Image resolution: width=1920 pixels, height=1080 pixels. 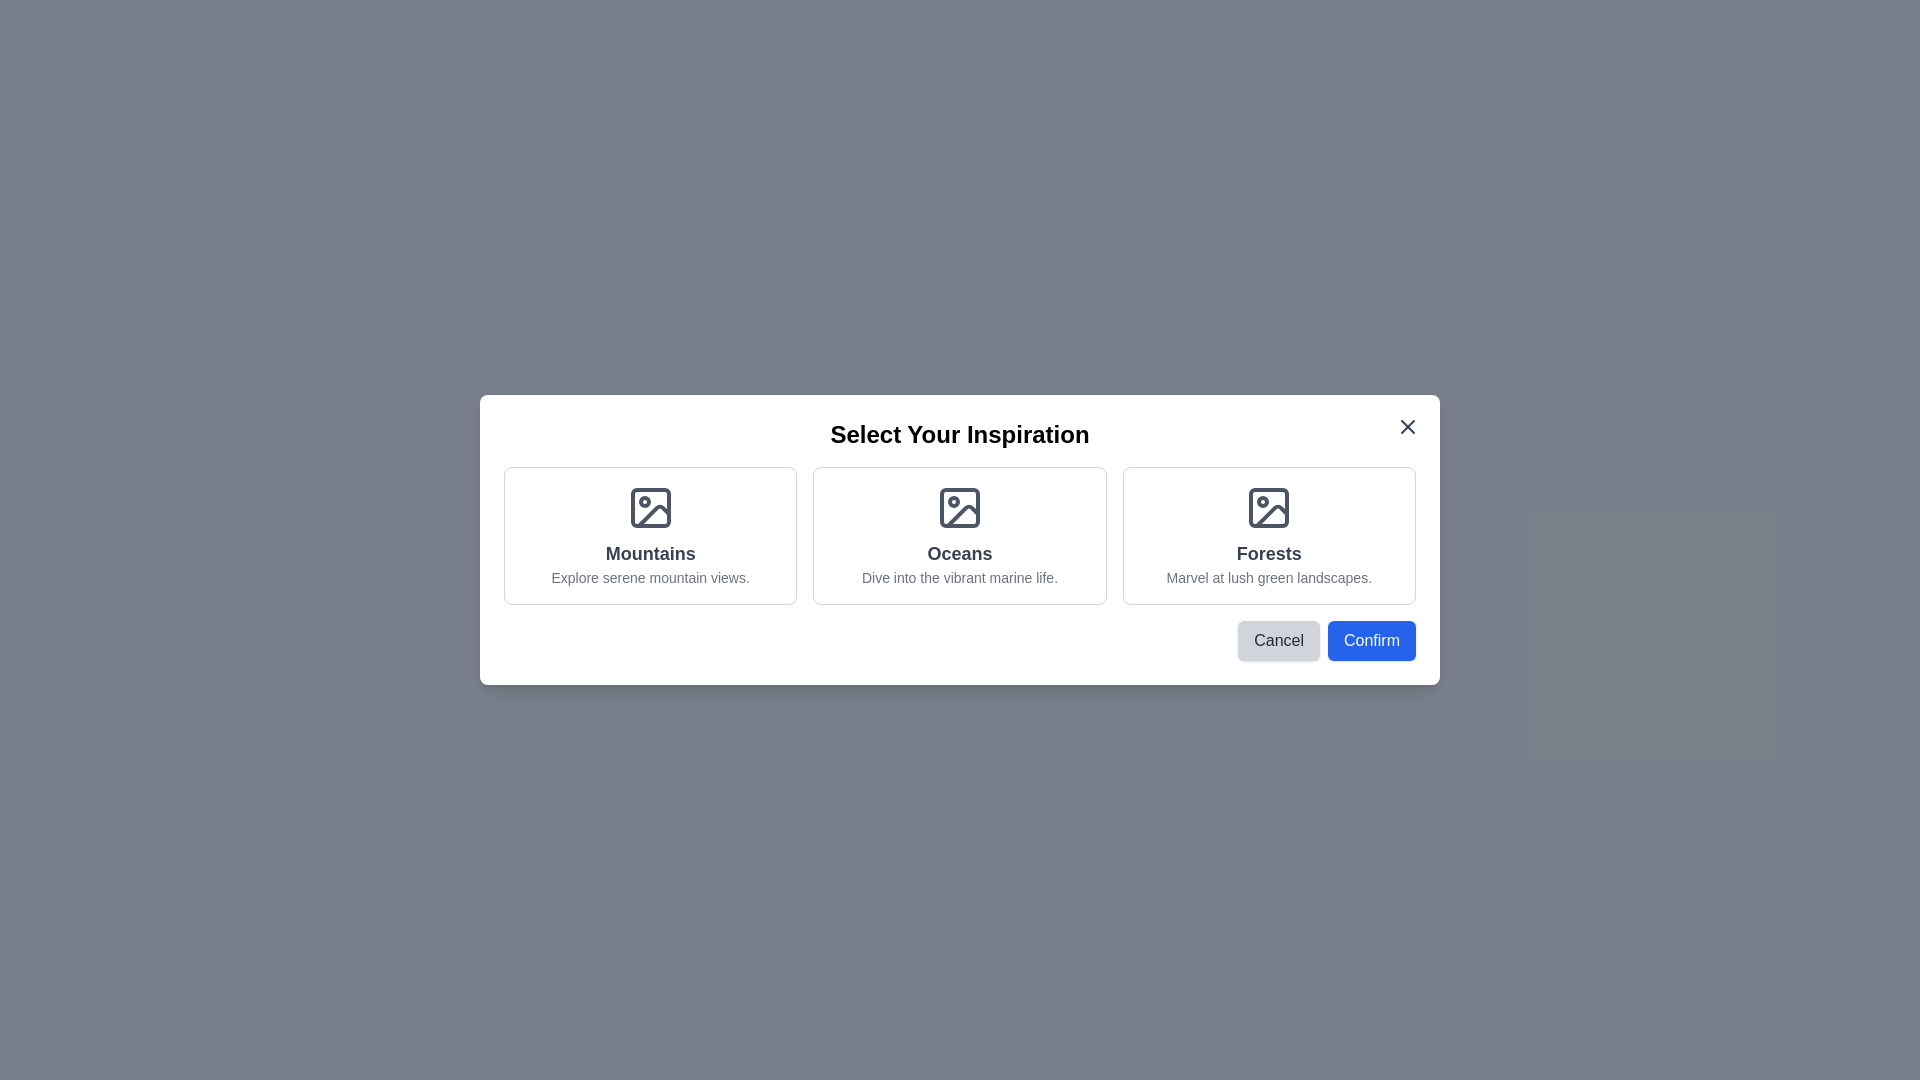 I want to click on the close icon represented by a diagonal cross in the top-right corner of the modal dialog box, so click(x=1406, y=426).